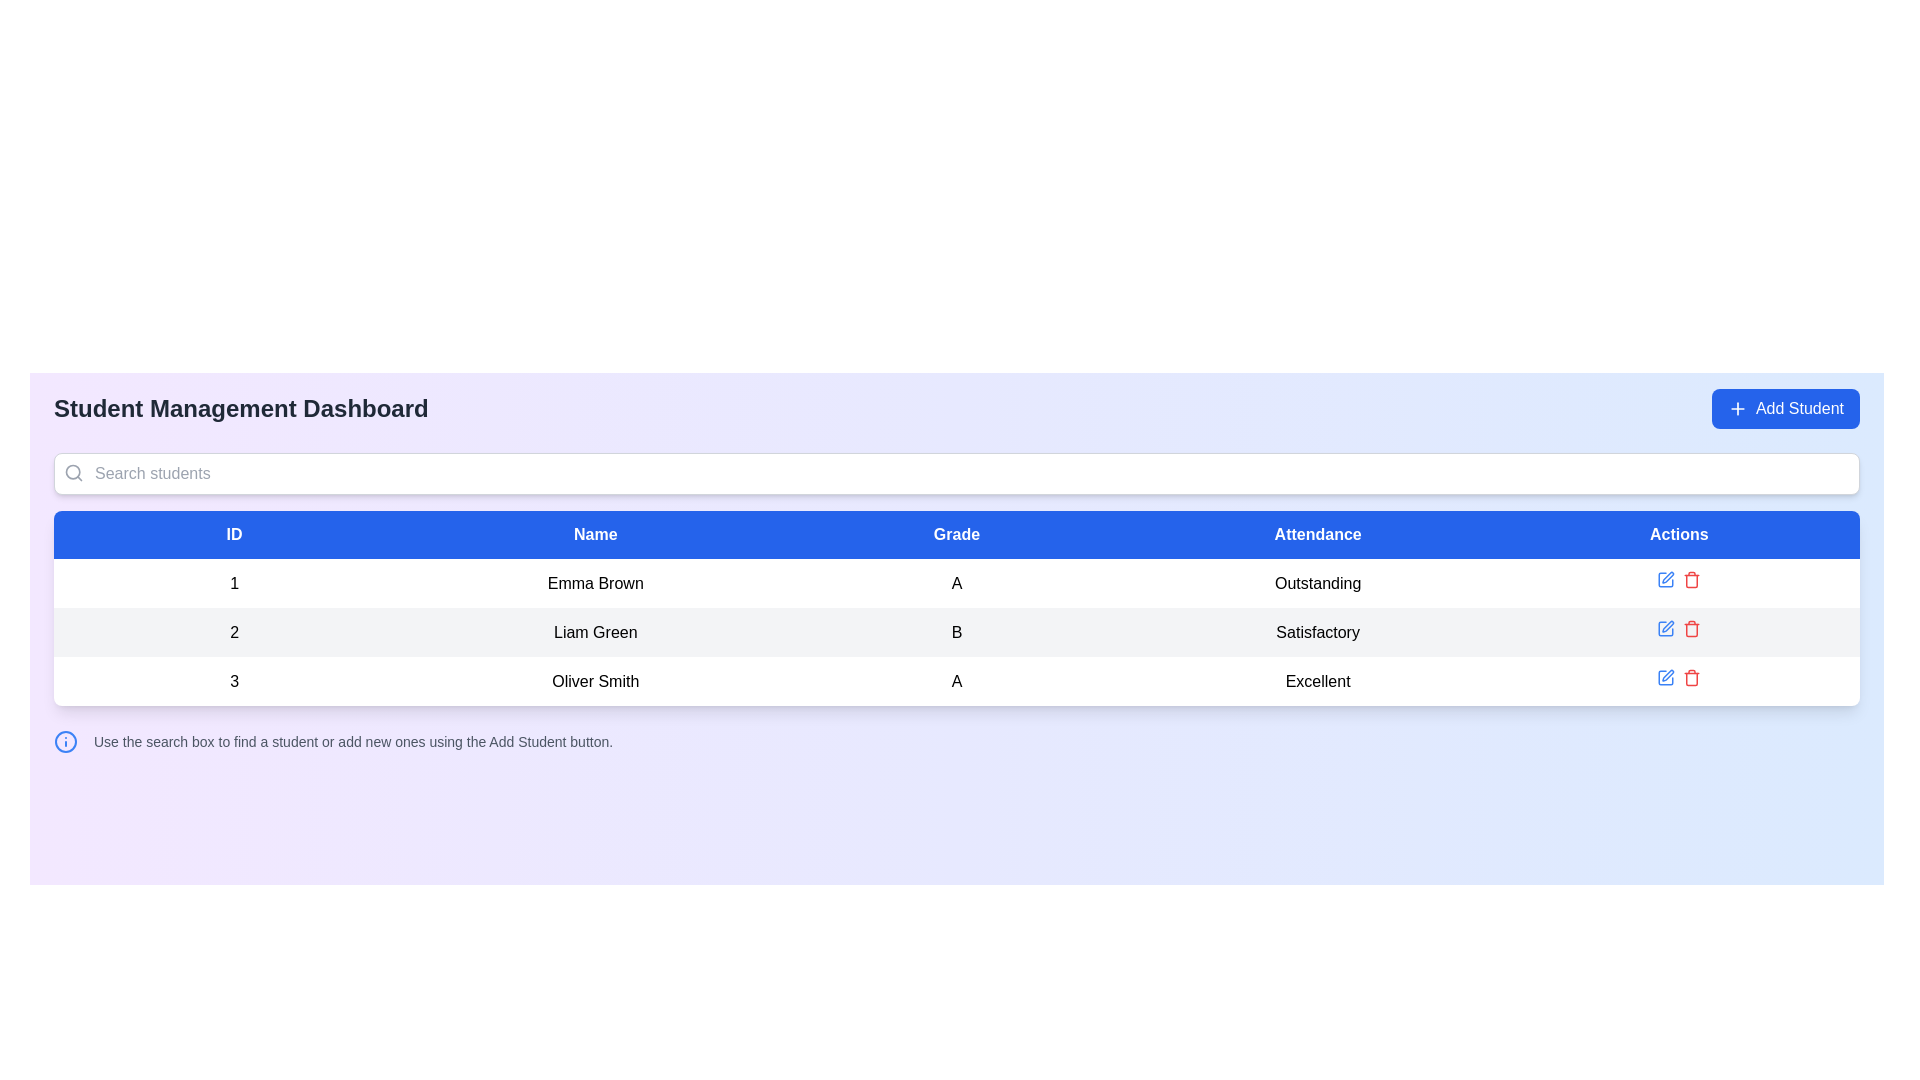  What do you see at coordinates (955, 583) in the screenshot?
I see `the text label displaying 'A' located in the third column under the 'Grade' column for the row labeled '1' and 'Emma Brown'` at bounding box center [955, 583].